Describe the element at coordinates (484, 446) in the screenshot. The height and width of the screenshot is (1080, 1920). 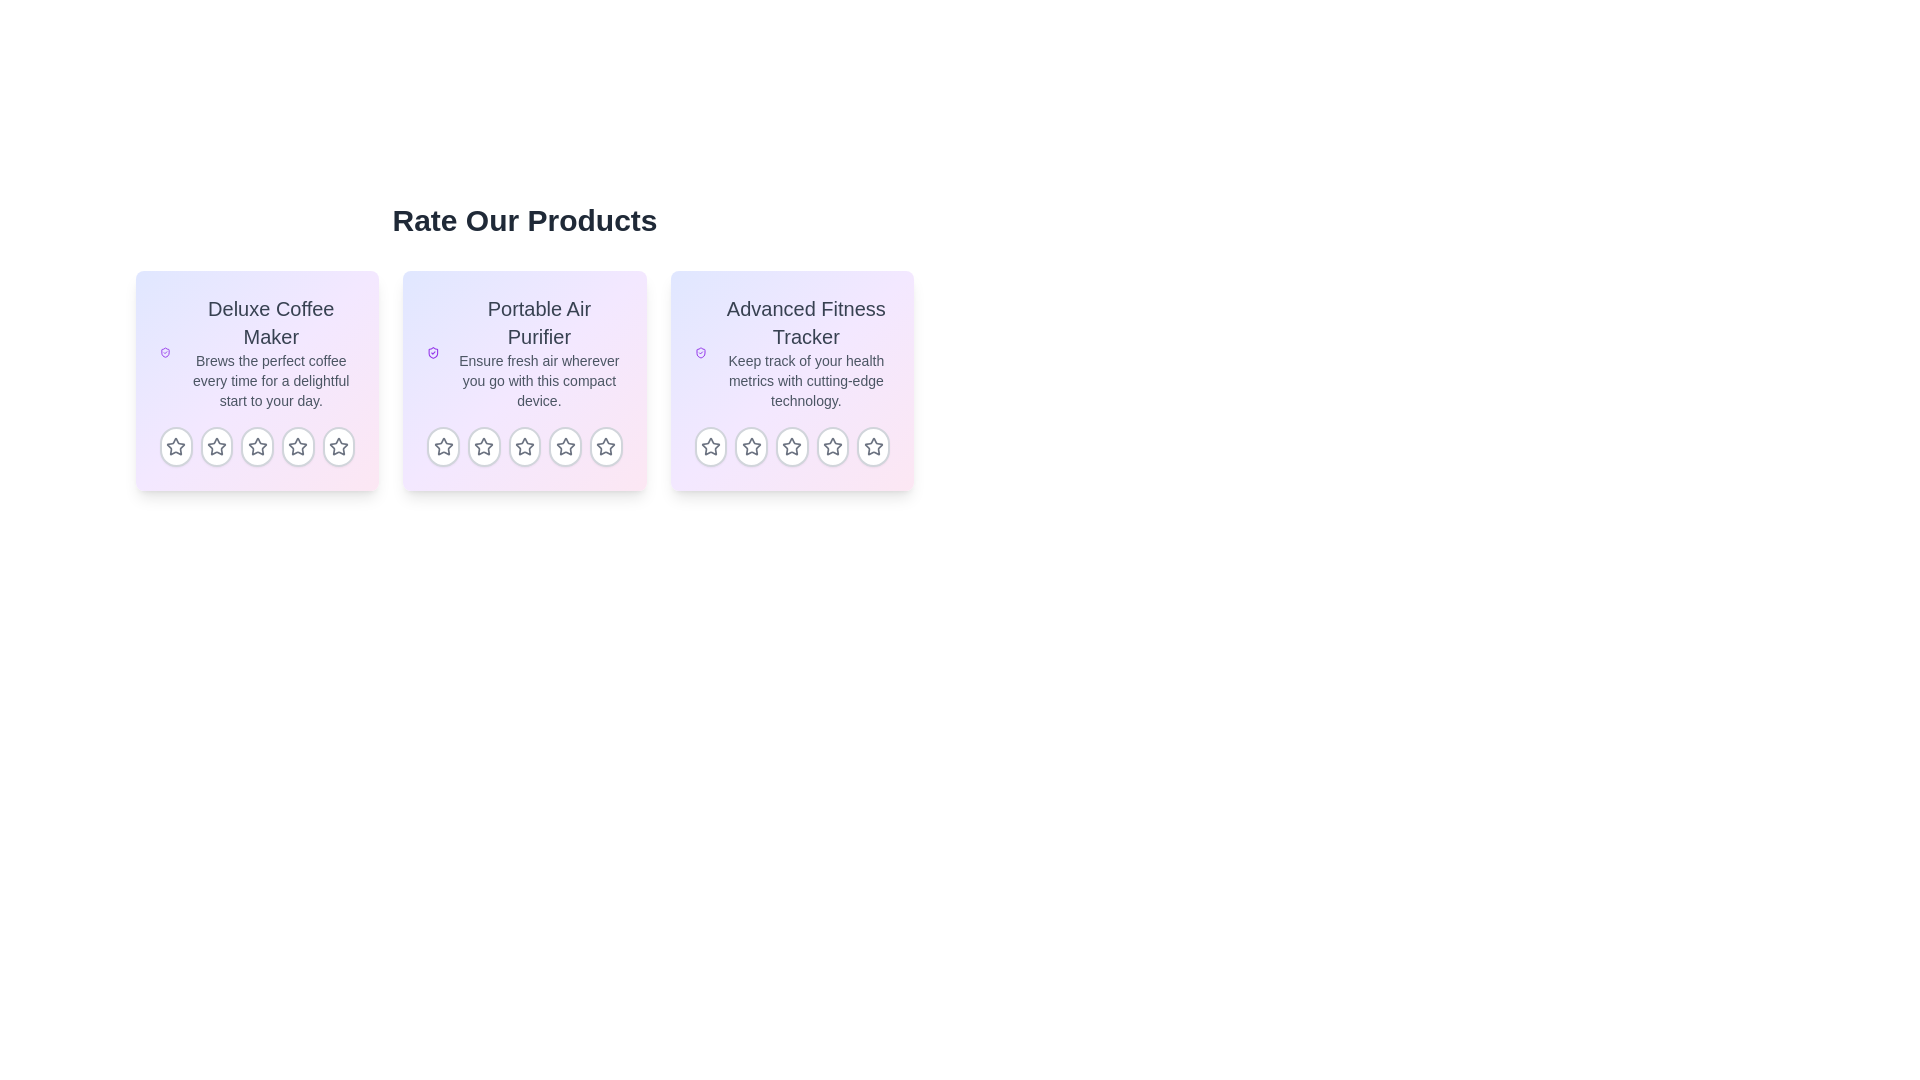
I see `the second star button, which is a circular button with a white background and a gray star icon, to scale it up` at that location.